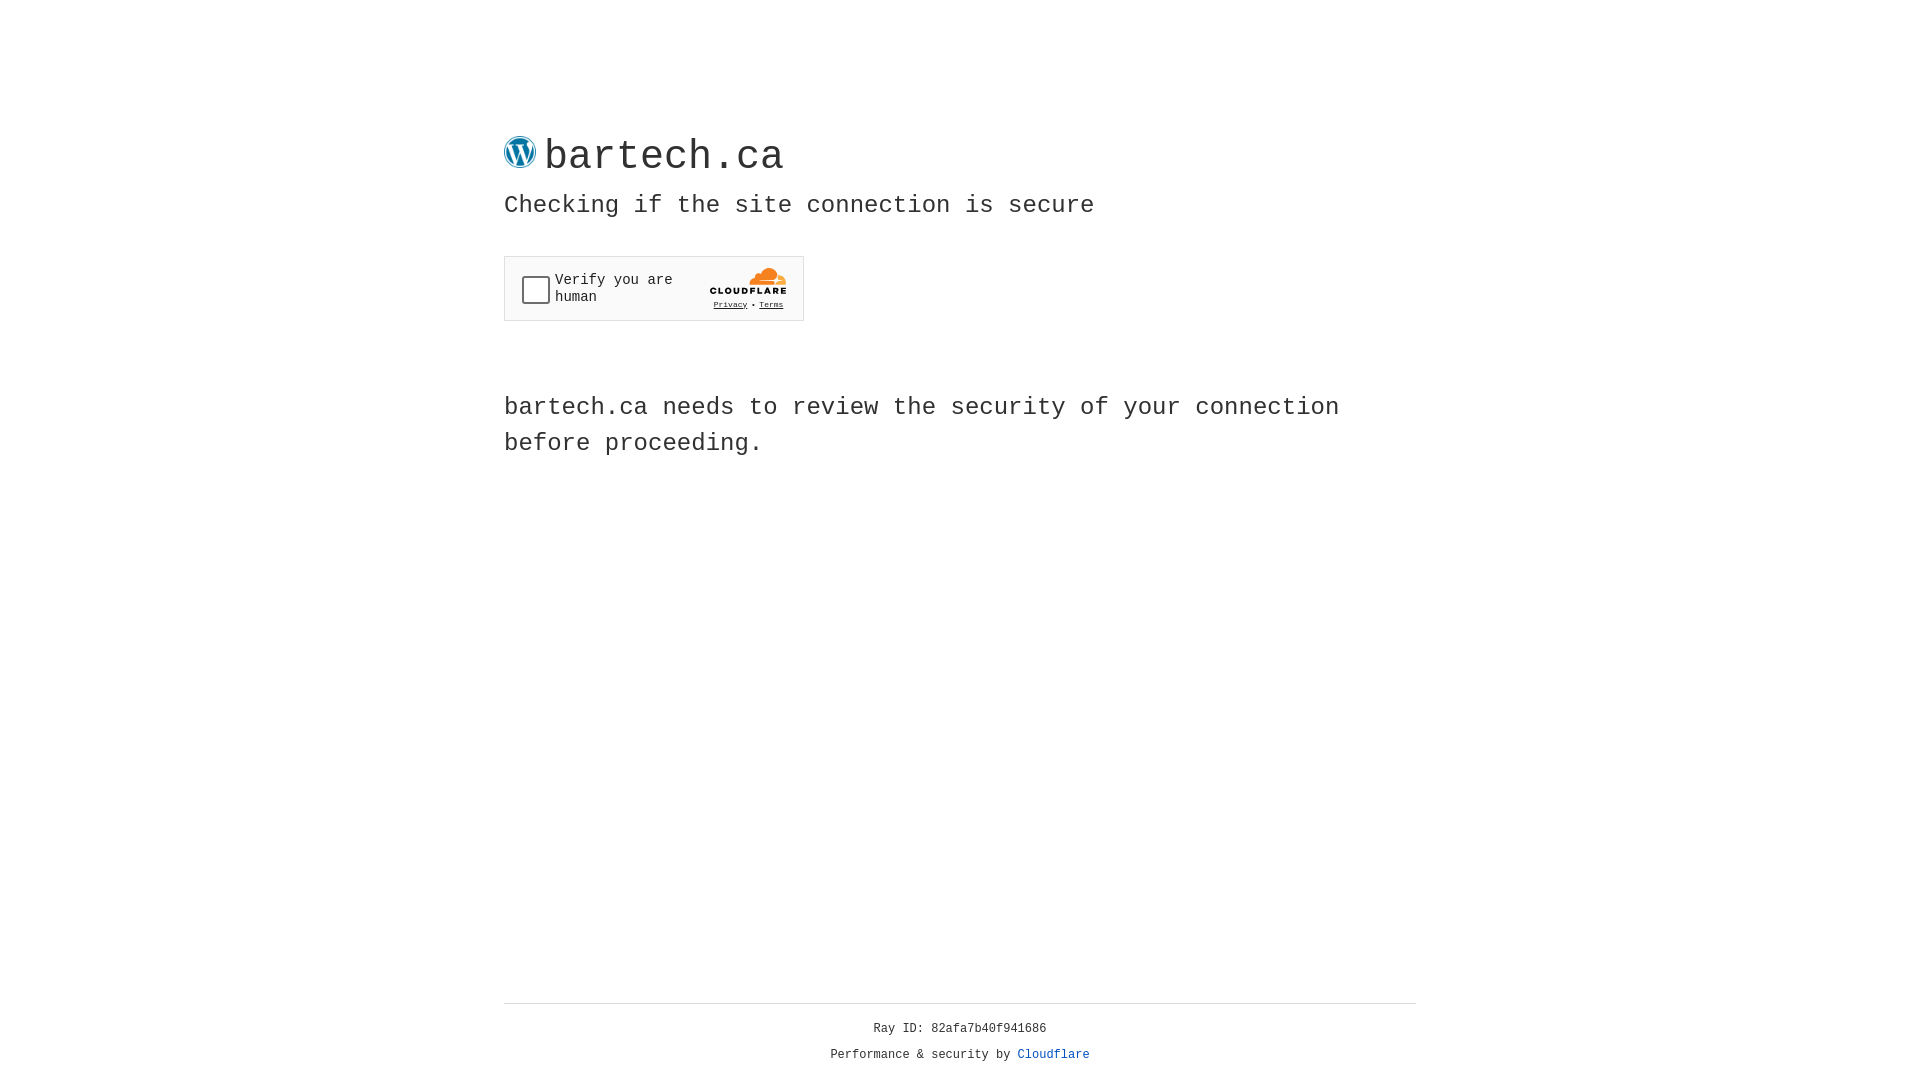 Image resolution: width=1920 pixels, height=1080 pixels. Describe the element at coordinates (653, 288) in the screenshot. I see `'Widget containing a Cloudflare security challenge'` at that location.